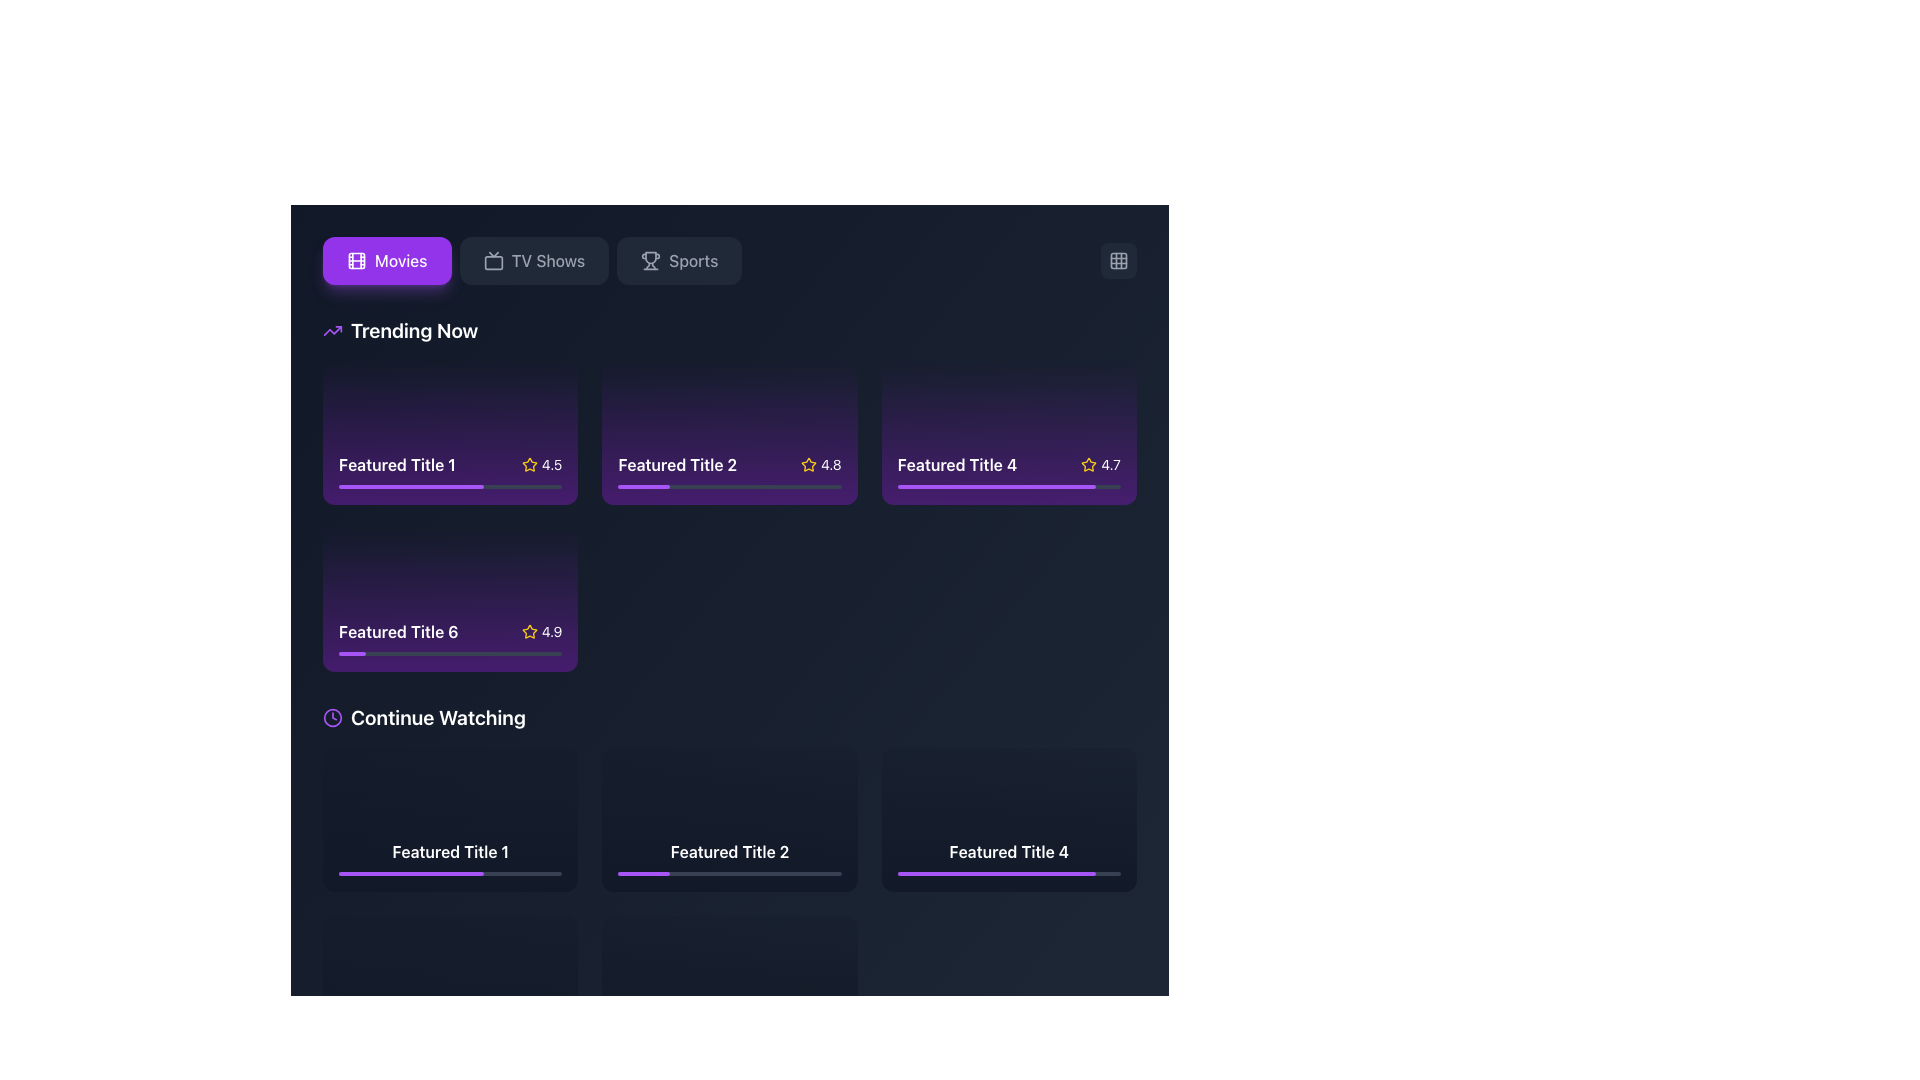  I want to click on text label that identifies the corresponding movie or show in the 'Continue Watching' section, located in the lower section of the card as the second item in the second row of the grid layout, so click(1009, 851).